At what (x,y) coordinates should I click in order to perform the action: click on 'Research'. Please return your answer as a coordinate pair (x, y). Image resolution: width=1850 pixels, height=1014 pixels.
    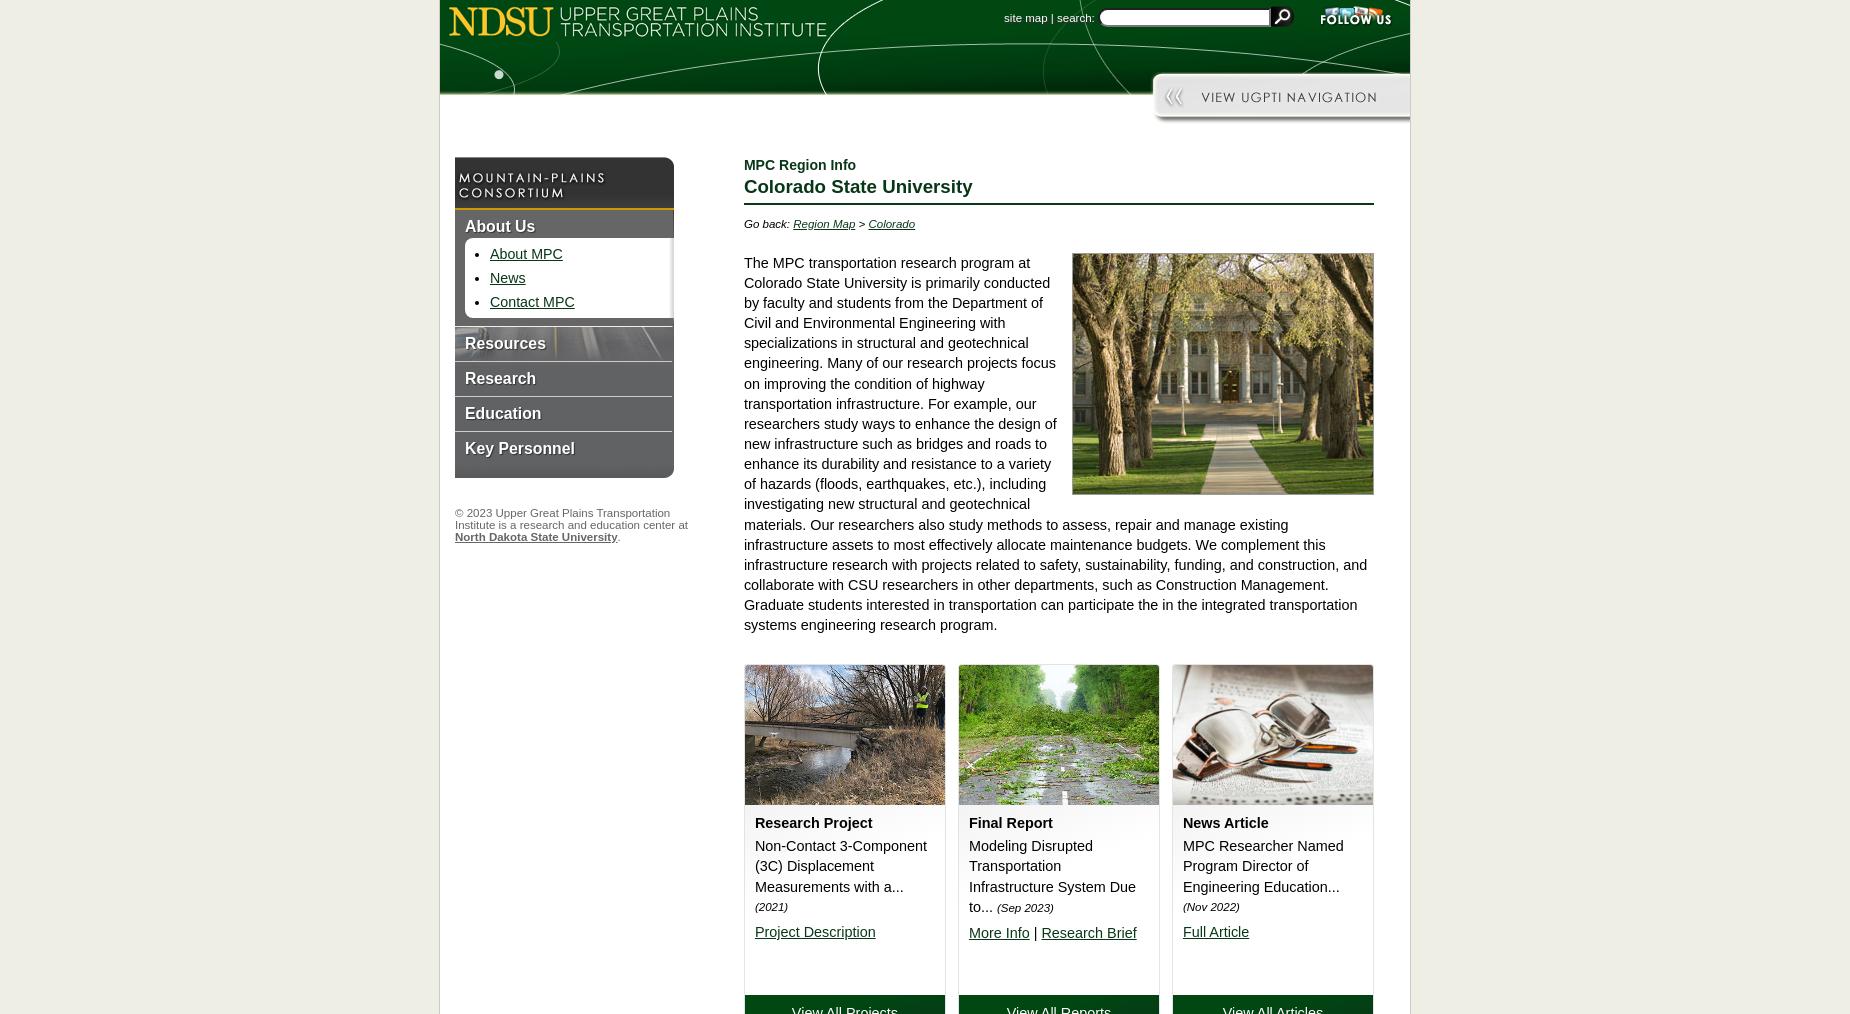
    Looking at the image, I should click on (500, 377).